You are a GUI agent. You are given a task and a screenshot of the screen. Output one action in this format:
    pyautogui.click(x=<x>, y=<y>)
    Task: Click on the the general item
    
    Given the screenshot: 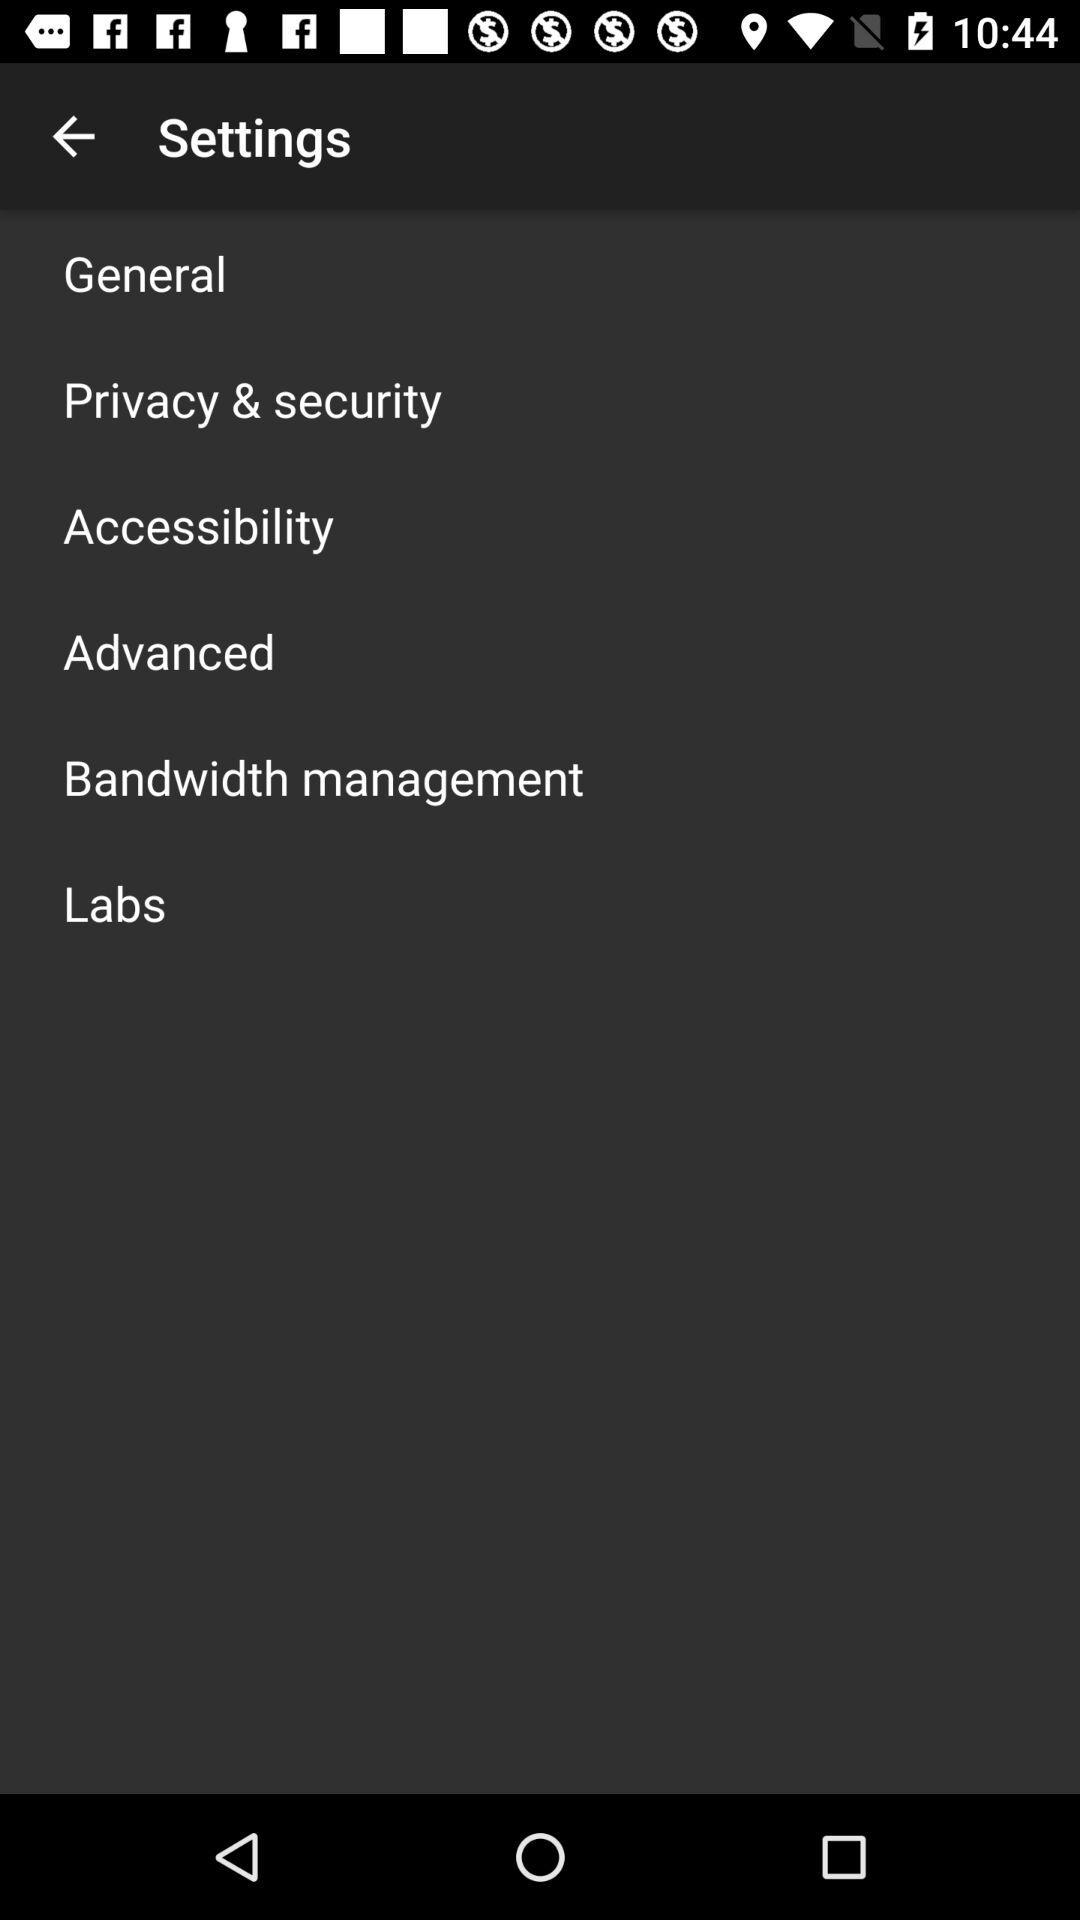 What is the action you would take?
    pyautogui.click(x=144, y=272)
    